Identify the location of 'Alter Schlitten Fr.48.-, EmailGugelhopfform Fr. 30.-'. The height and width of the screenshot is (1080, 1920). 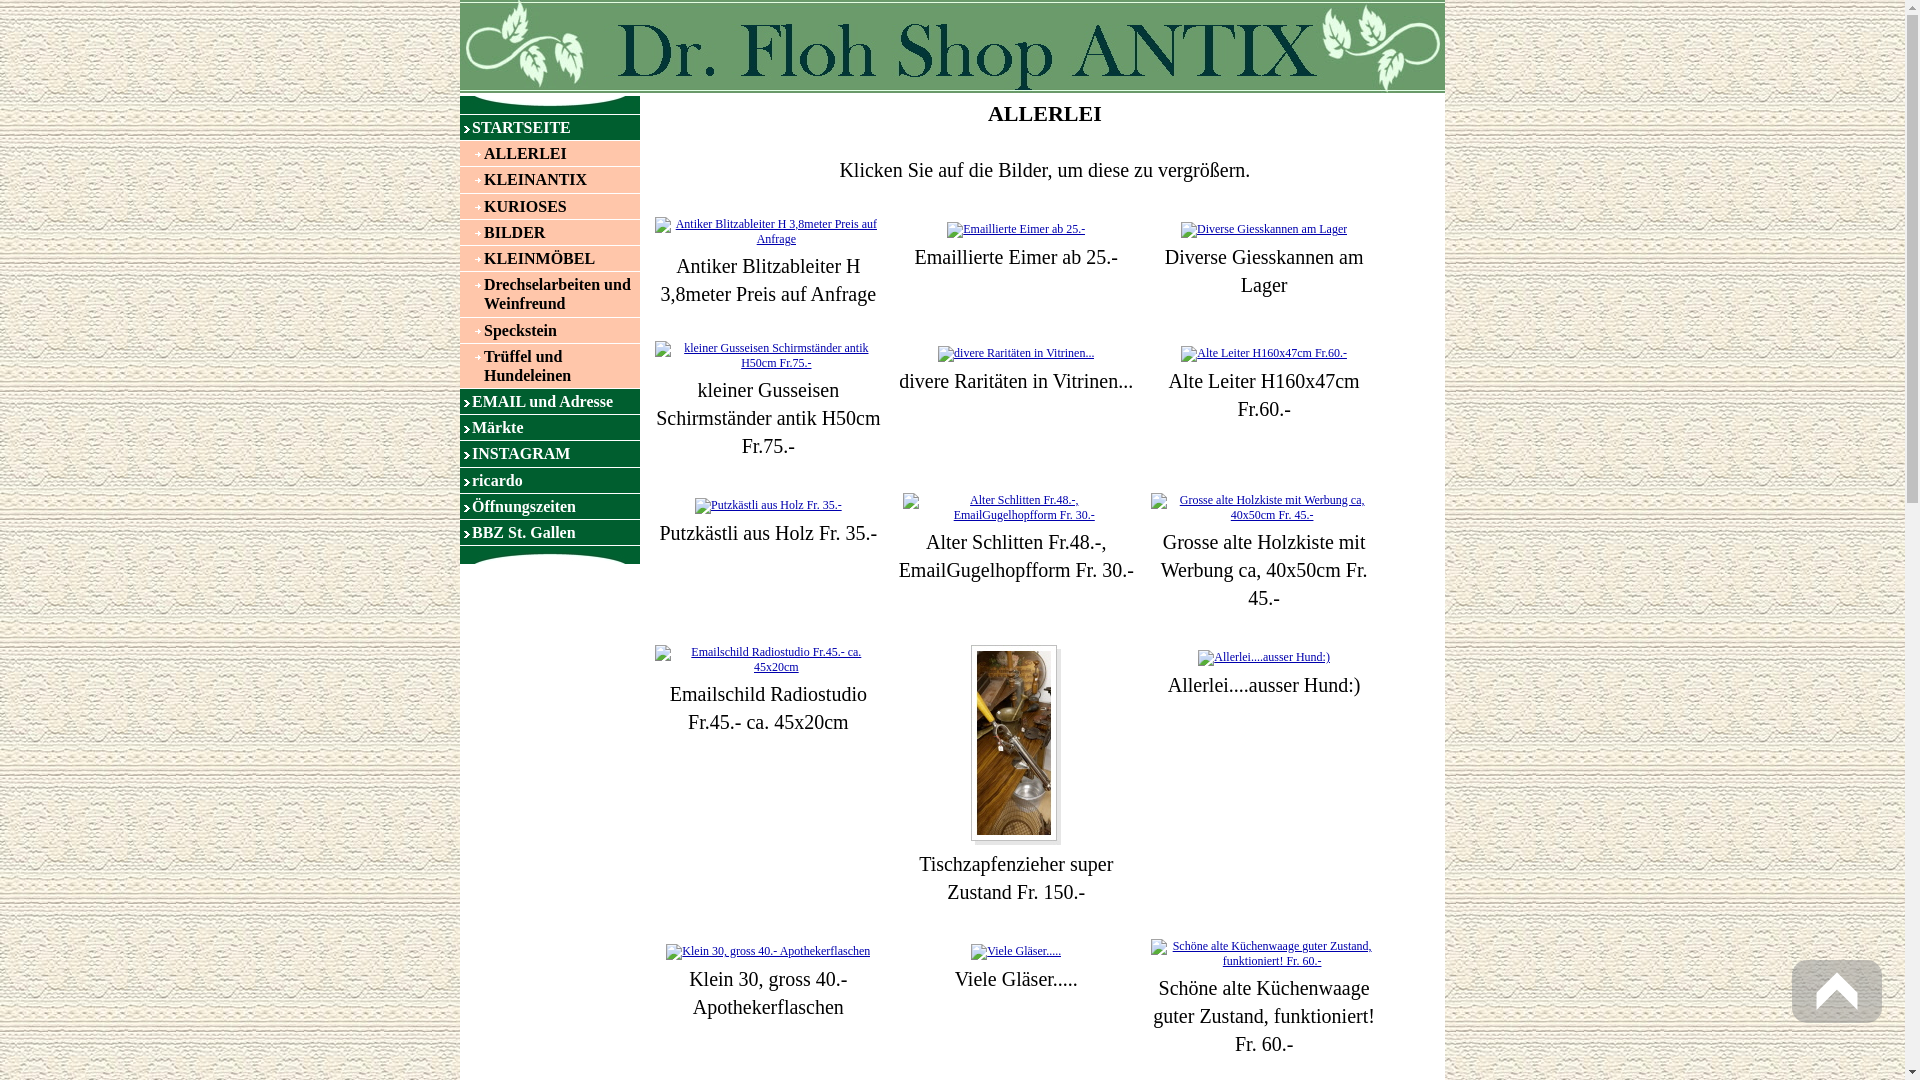
(1016, 505).